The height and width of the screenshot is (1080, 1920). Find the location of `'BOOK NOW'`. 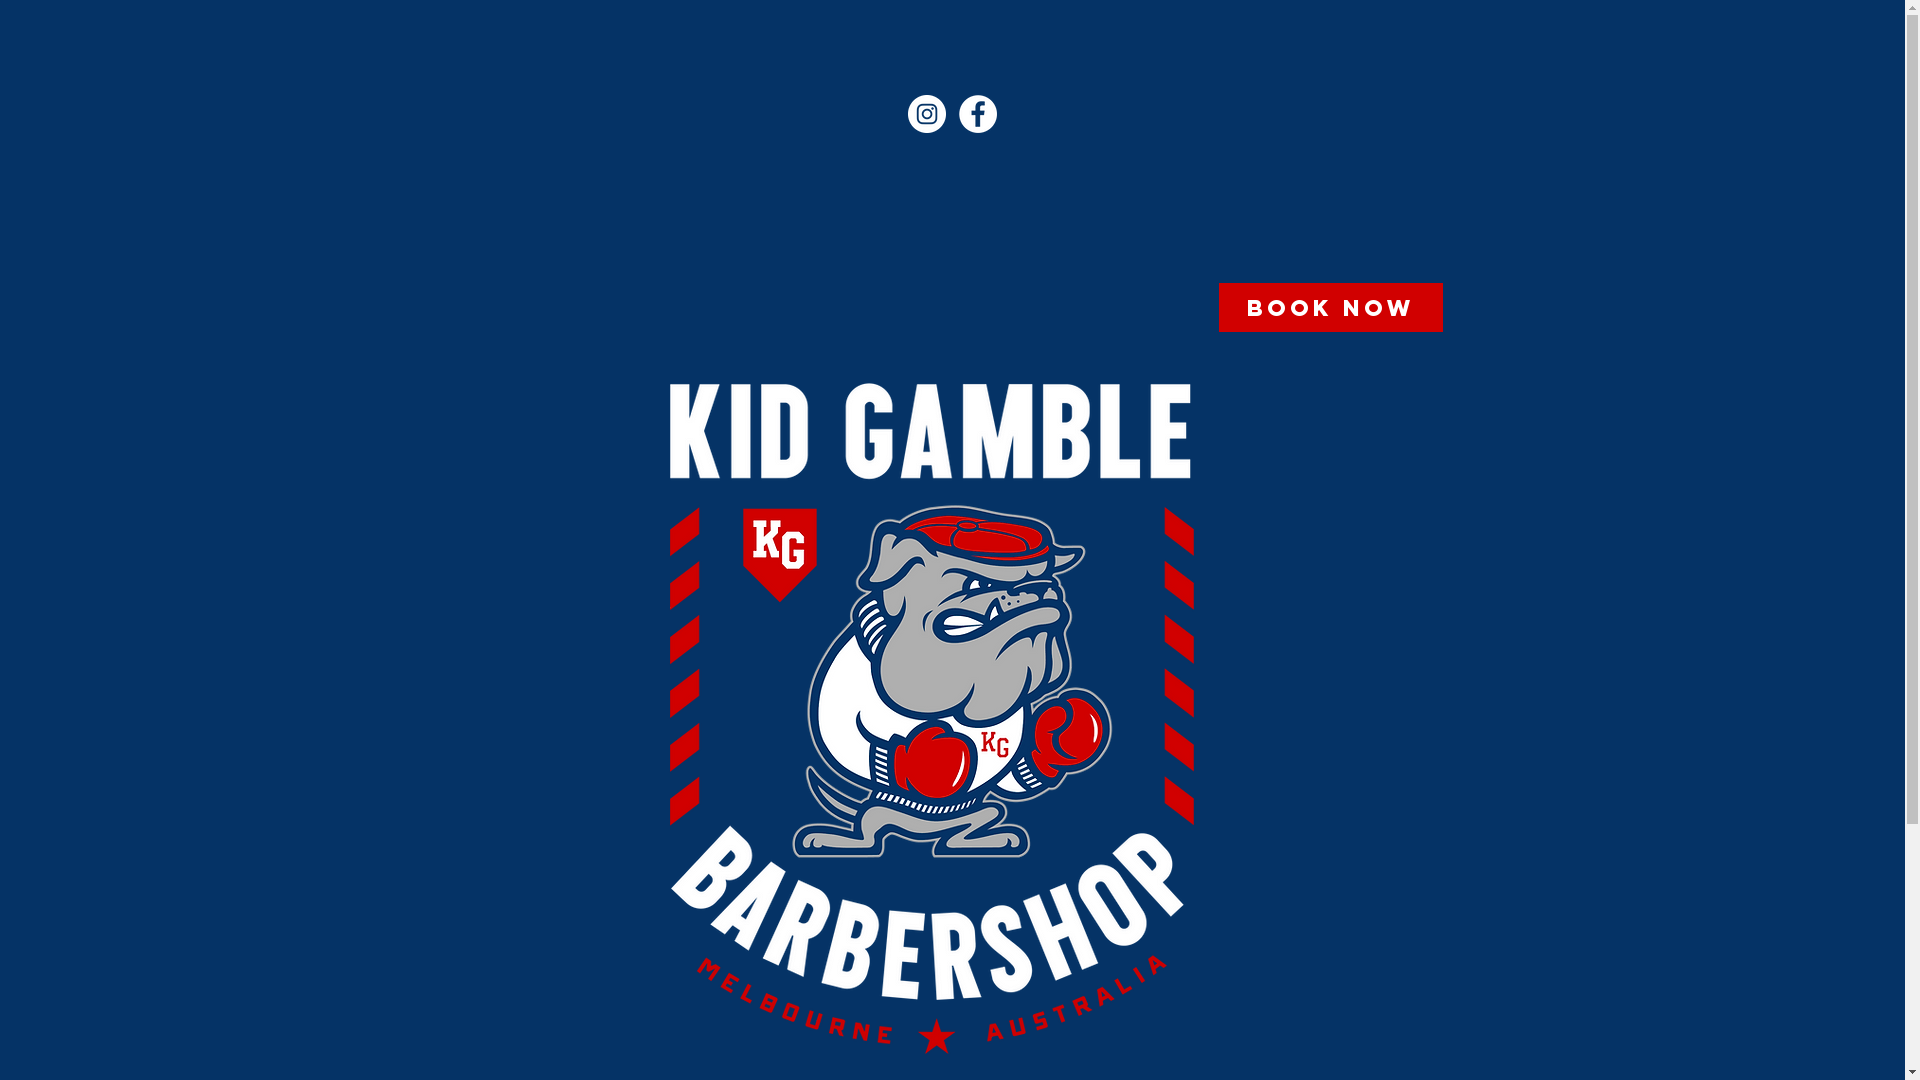

'BOOK NOW' is located at coordinates (1329, 307).